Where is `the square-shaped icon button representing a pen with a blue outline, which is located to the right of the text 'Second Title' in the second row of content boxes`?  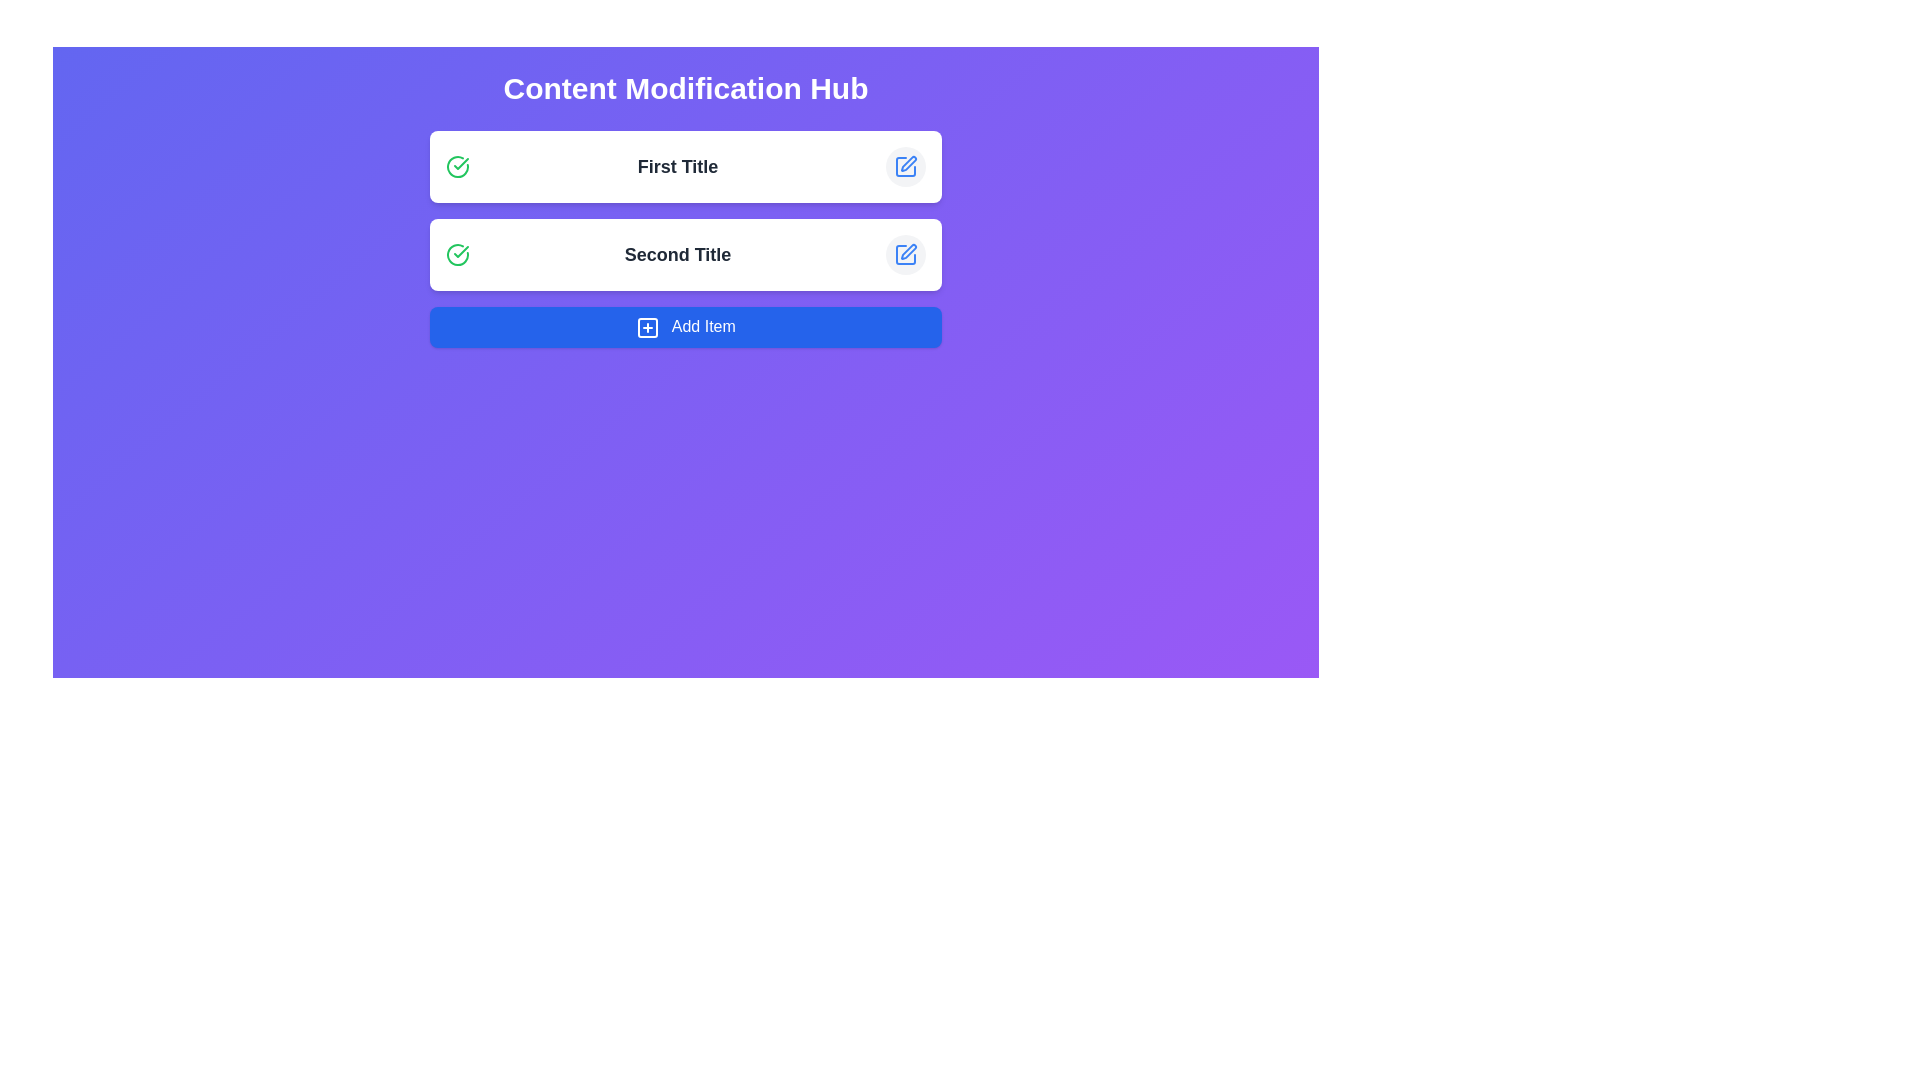
the square-shaped icon button representing a pen with a blue outline, which is located to the right of the text 'Second Title' in the second row of content boxes is located at coordinates (905, 253).